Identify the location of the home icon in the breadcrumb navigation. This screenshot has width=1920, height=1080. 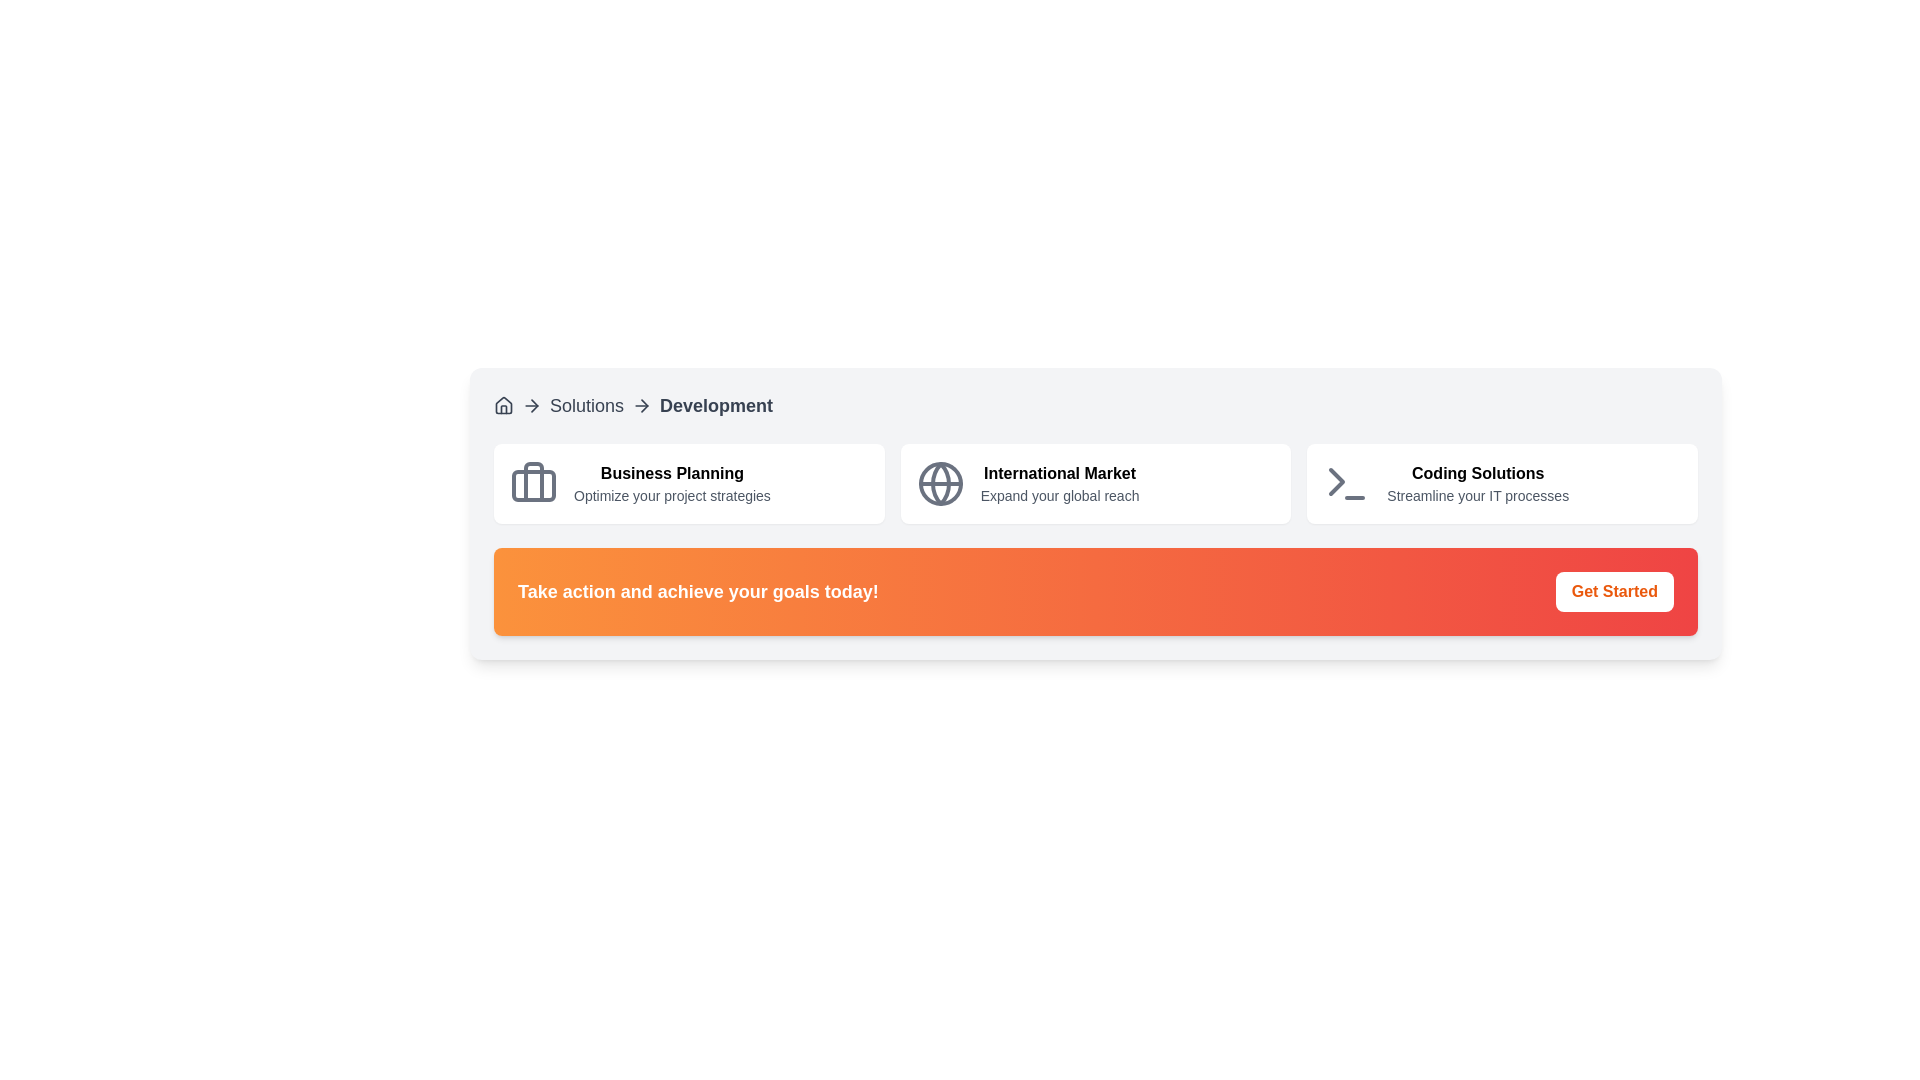
(504, 405).